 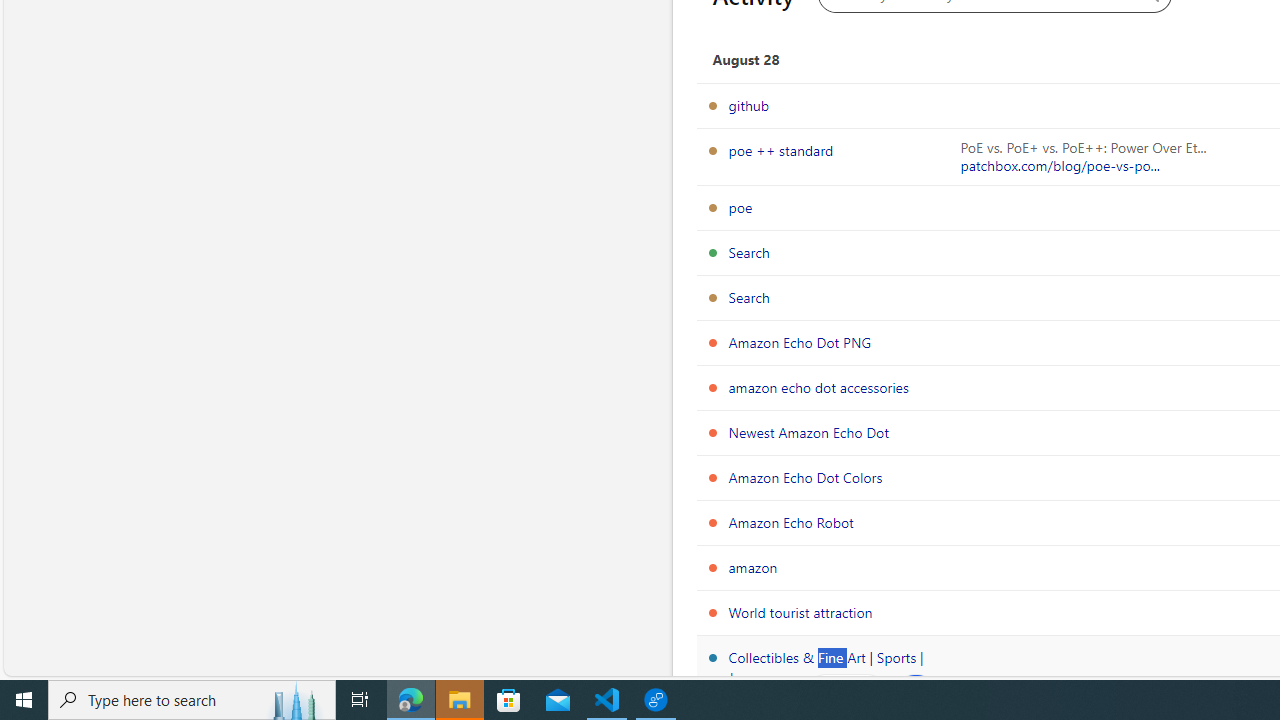 What do you see at coordinates (1058, 164) in the screenshot?
I see `'patchbox.com/blog/poe-vs-po...'` at bounding box center [1058, 164].